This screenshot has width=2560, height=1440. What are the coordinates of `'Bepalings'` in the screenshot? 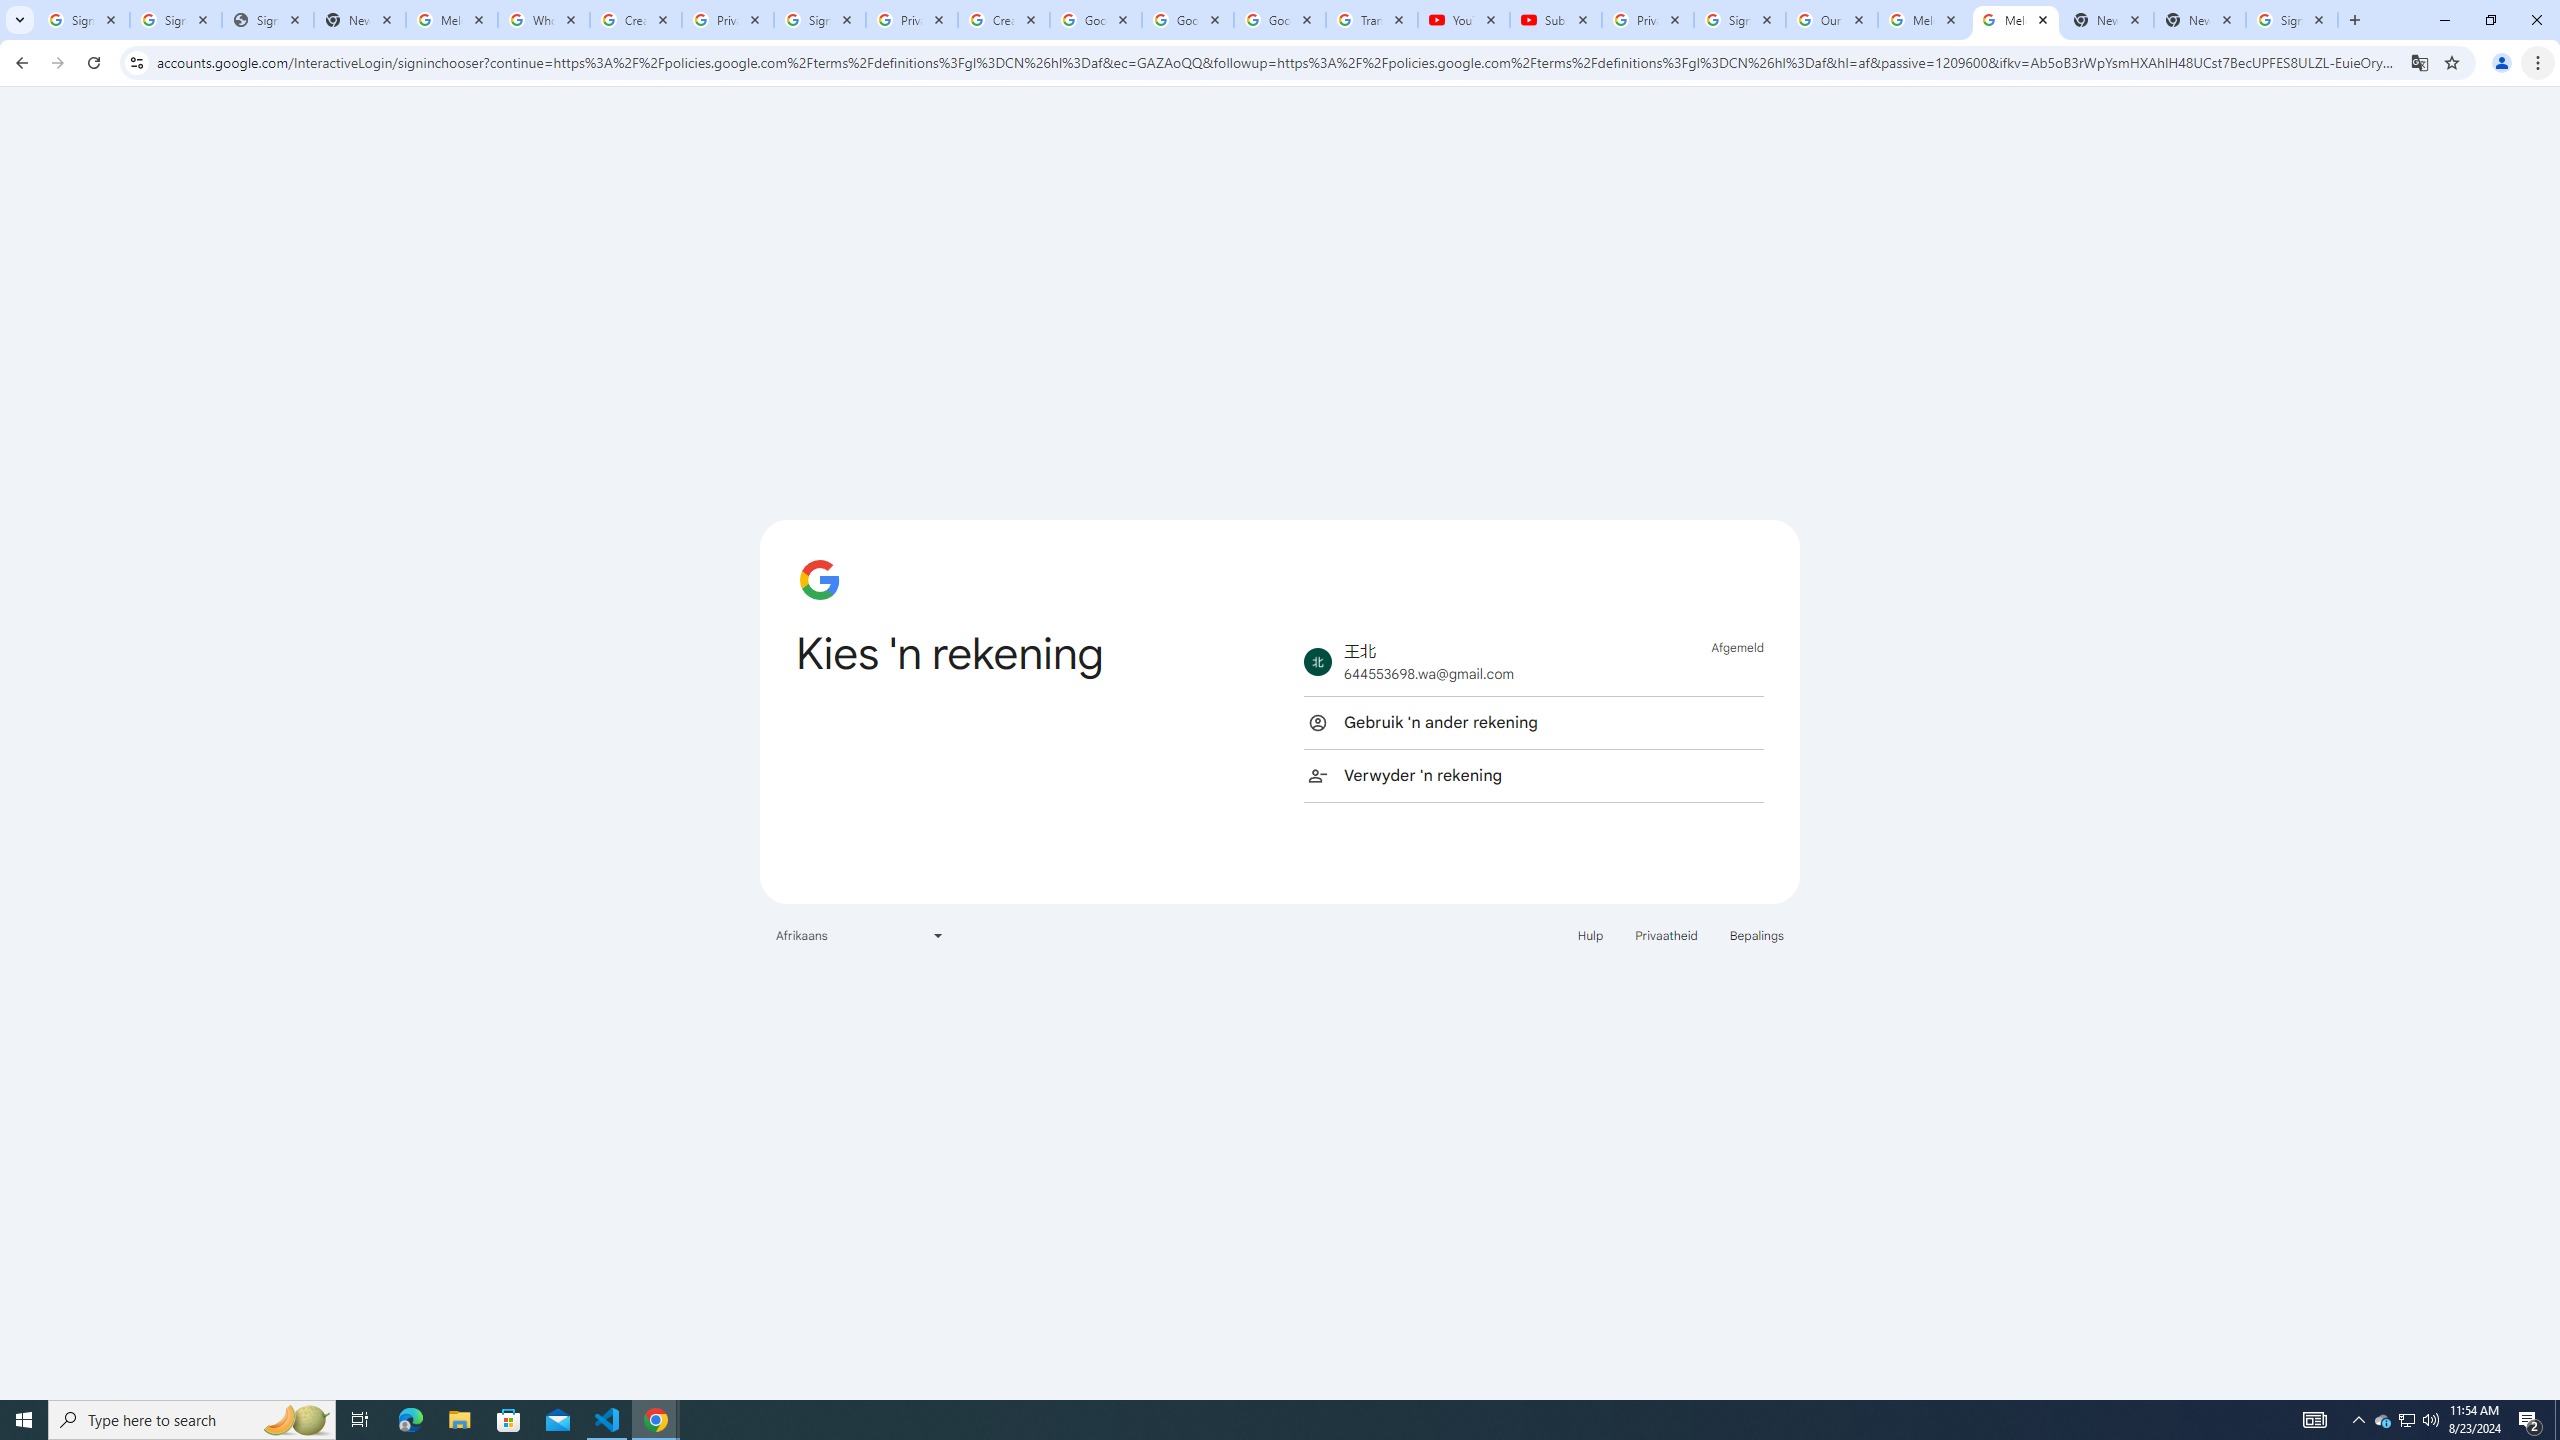 It's located at (1756, 934).